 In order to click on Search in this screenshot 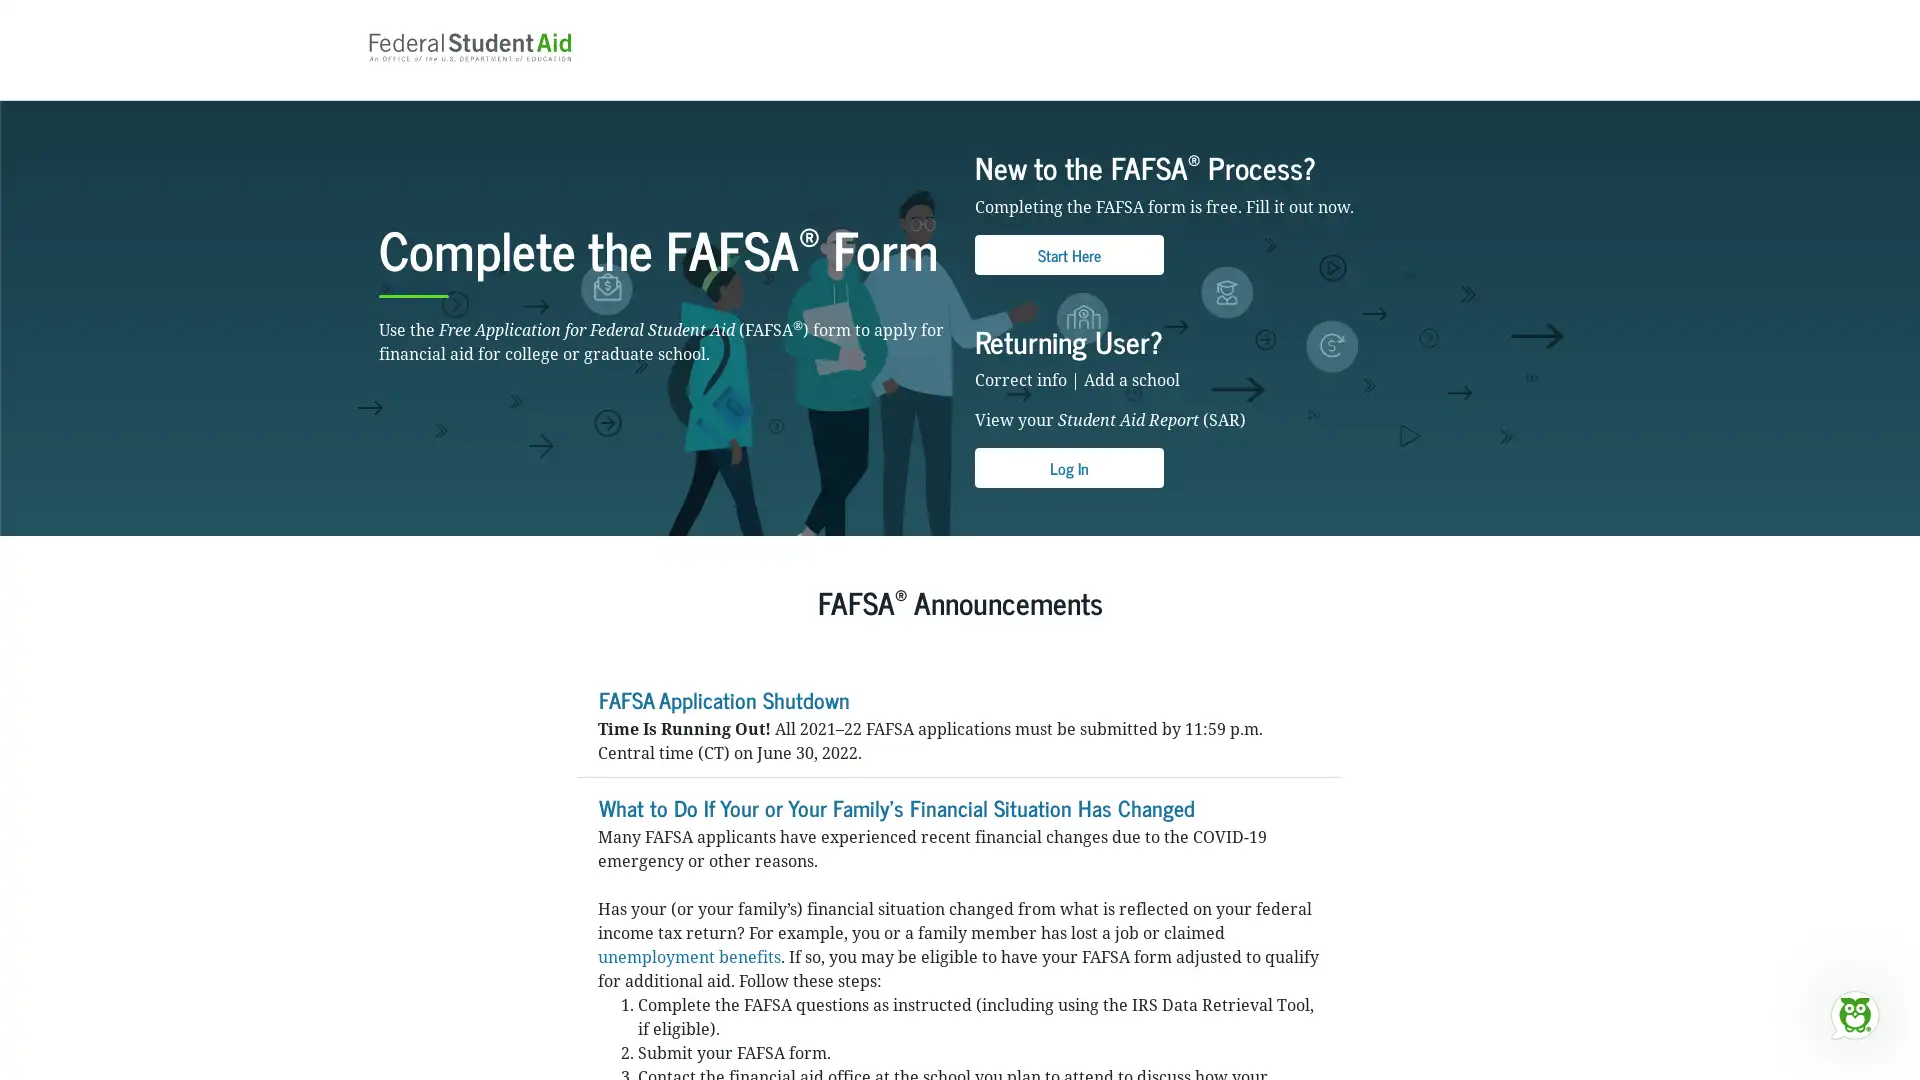, I will do `click(1256, 69)`.